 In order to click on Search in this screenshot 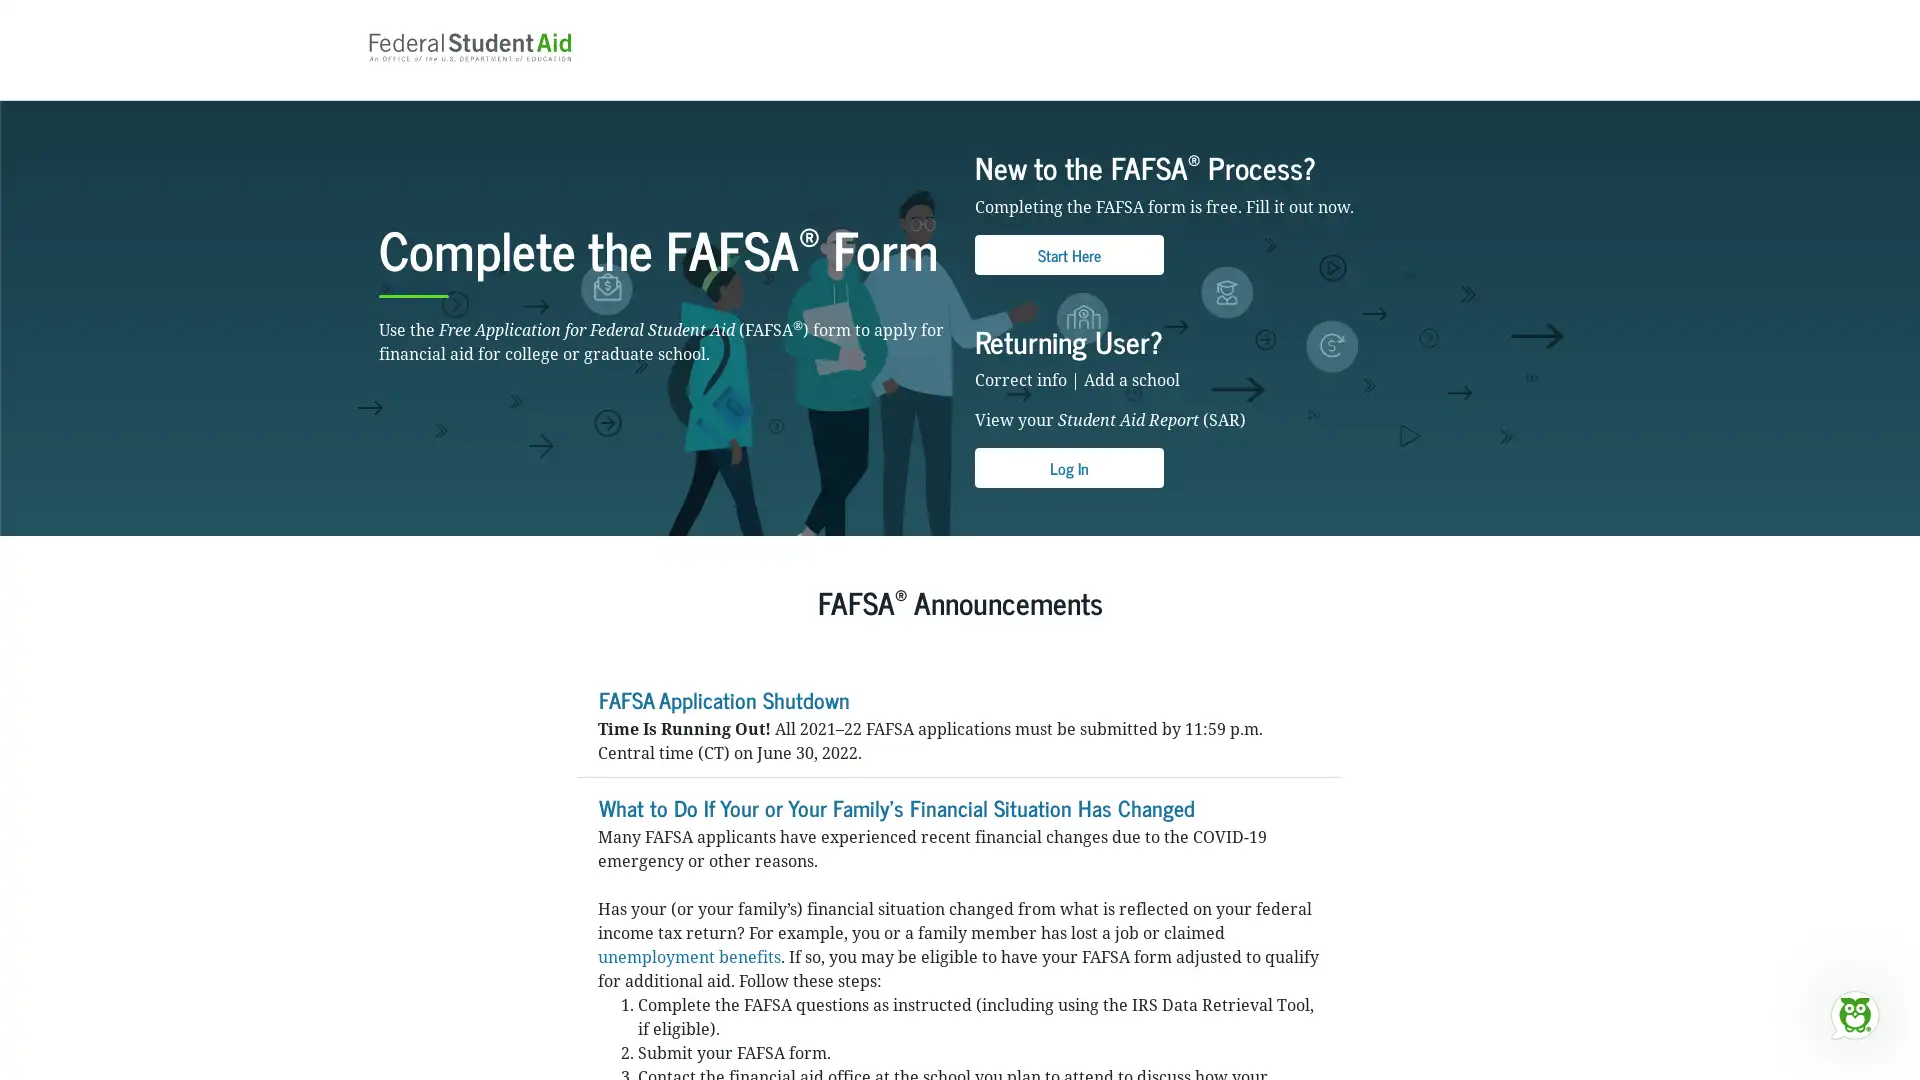, I will do `click(1256, 69)`.